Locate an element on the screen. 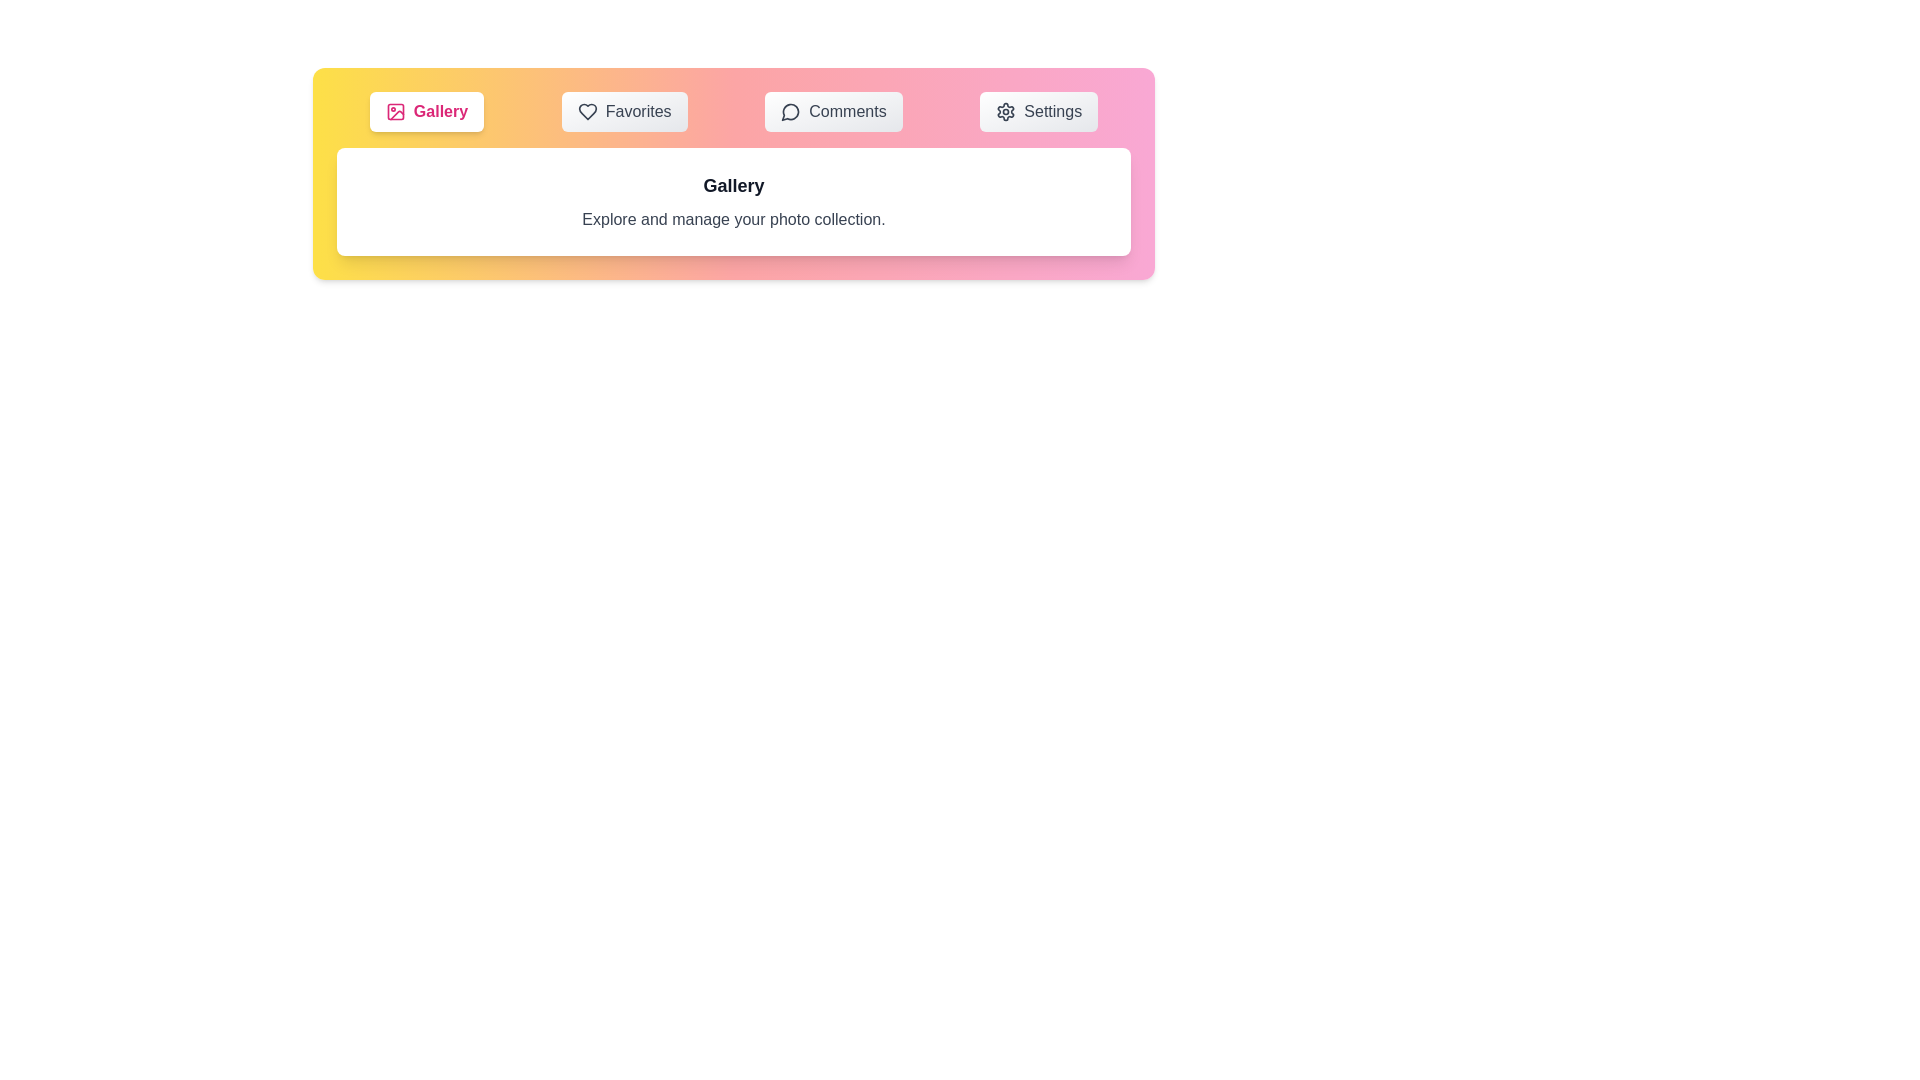  the Favorites tab is located at coordinates (623, 111).